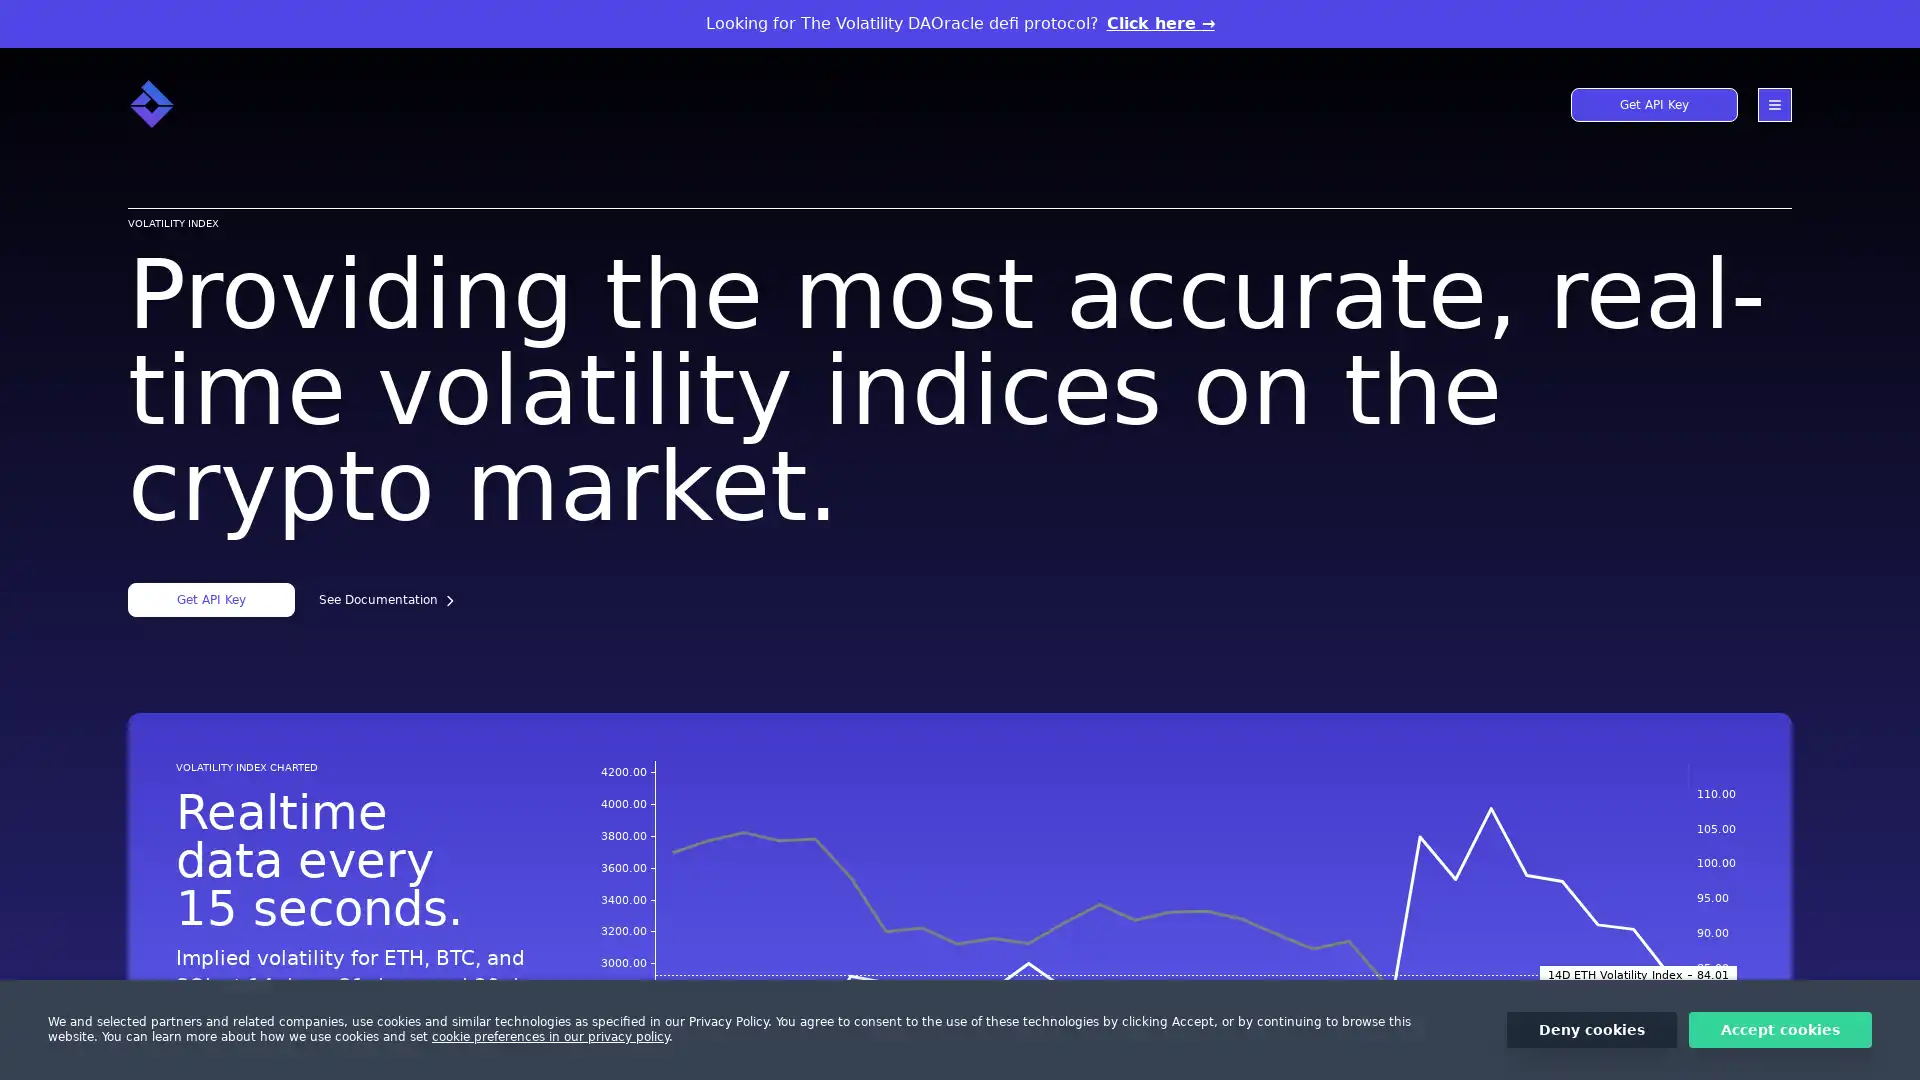  What do you see at coordinates (1591, 1029) in the screenshot?
I see `Deny cookies` at bounding box center [1591, 1029].